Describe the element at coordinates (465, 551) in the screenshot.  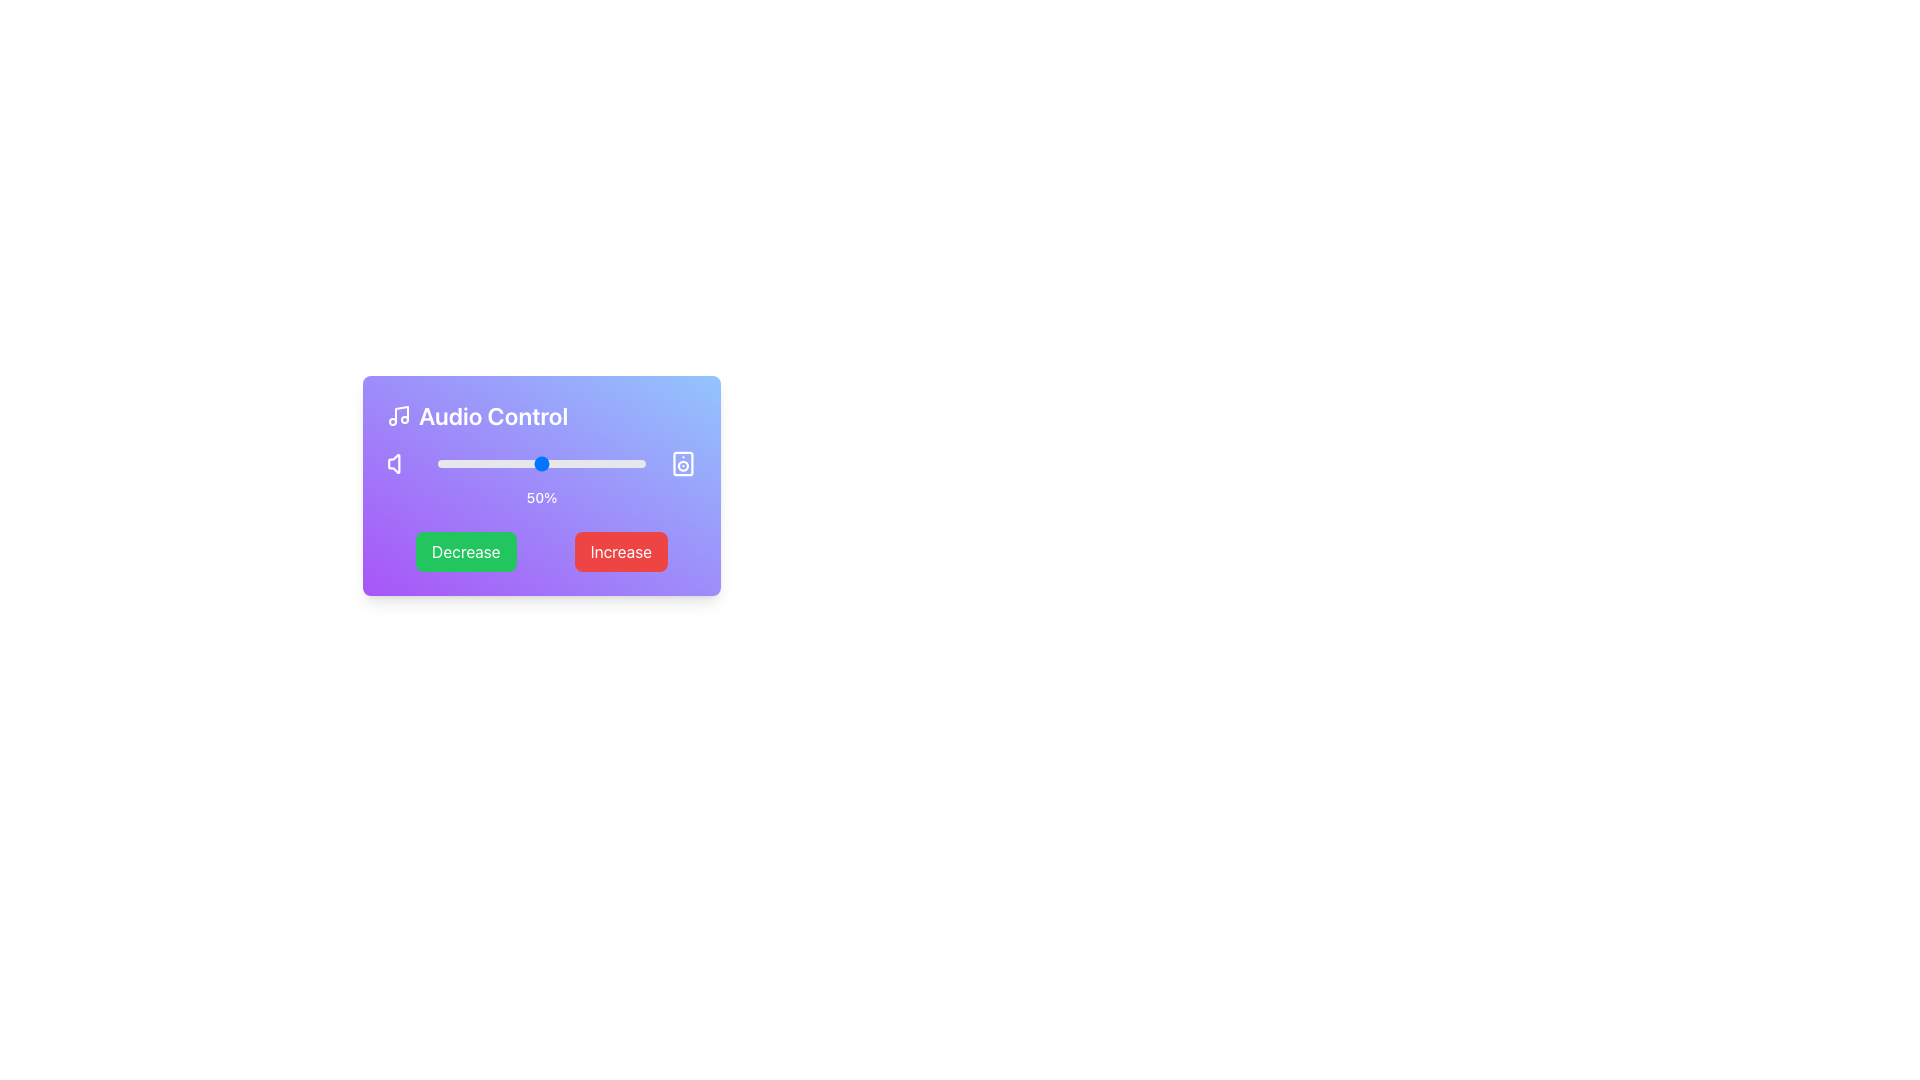
I see `the button that decreases the volume, located to the left of the 'Increase' button with a red background` at that location.